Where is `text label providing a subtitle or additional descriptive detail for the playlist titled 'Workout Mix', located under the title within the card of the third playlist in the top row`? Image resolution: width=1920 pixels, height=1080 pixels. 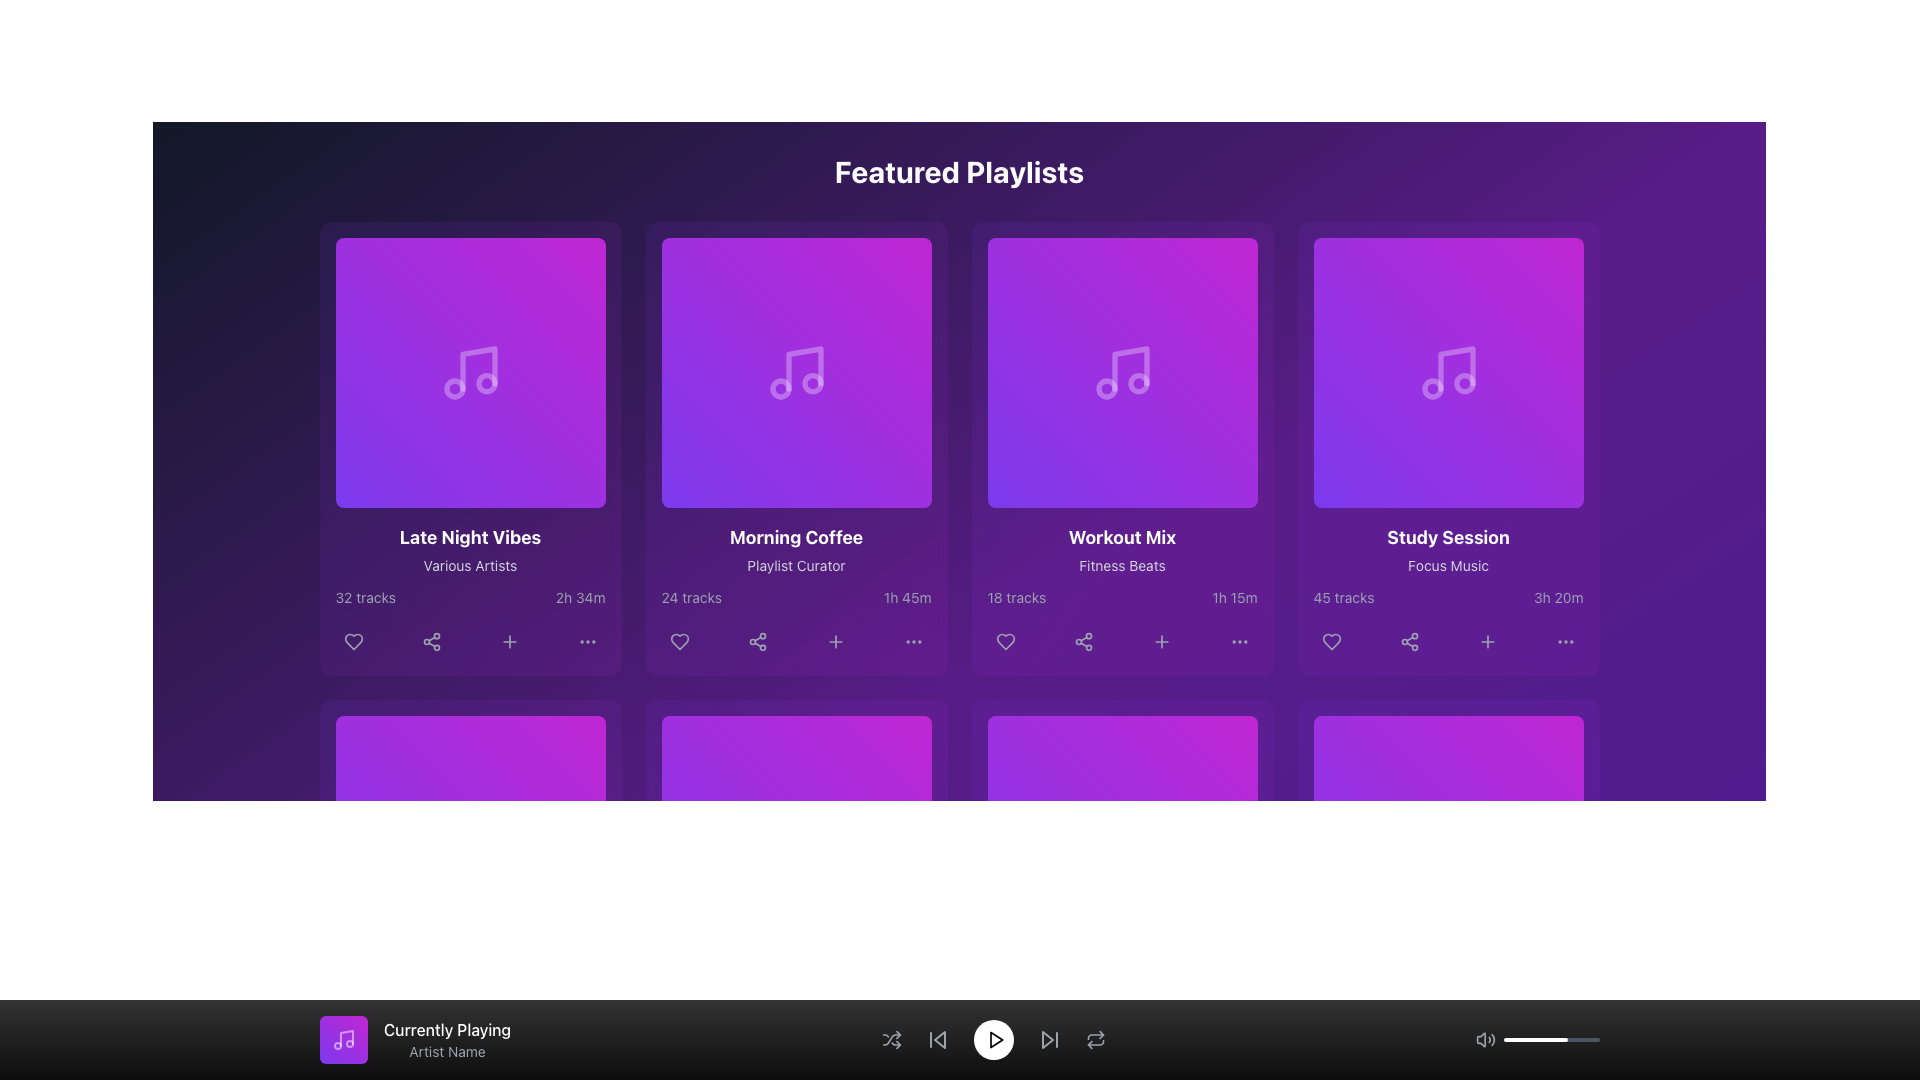 text label providing a subtitle or additional descriptive detail for the playlist titled 'Workout Mix', located under the title within the card of the third playlist in the top row is located at coordinates (1122, 566).